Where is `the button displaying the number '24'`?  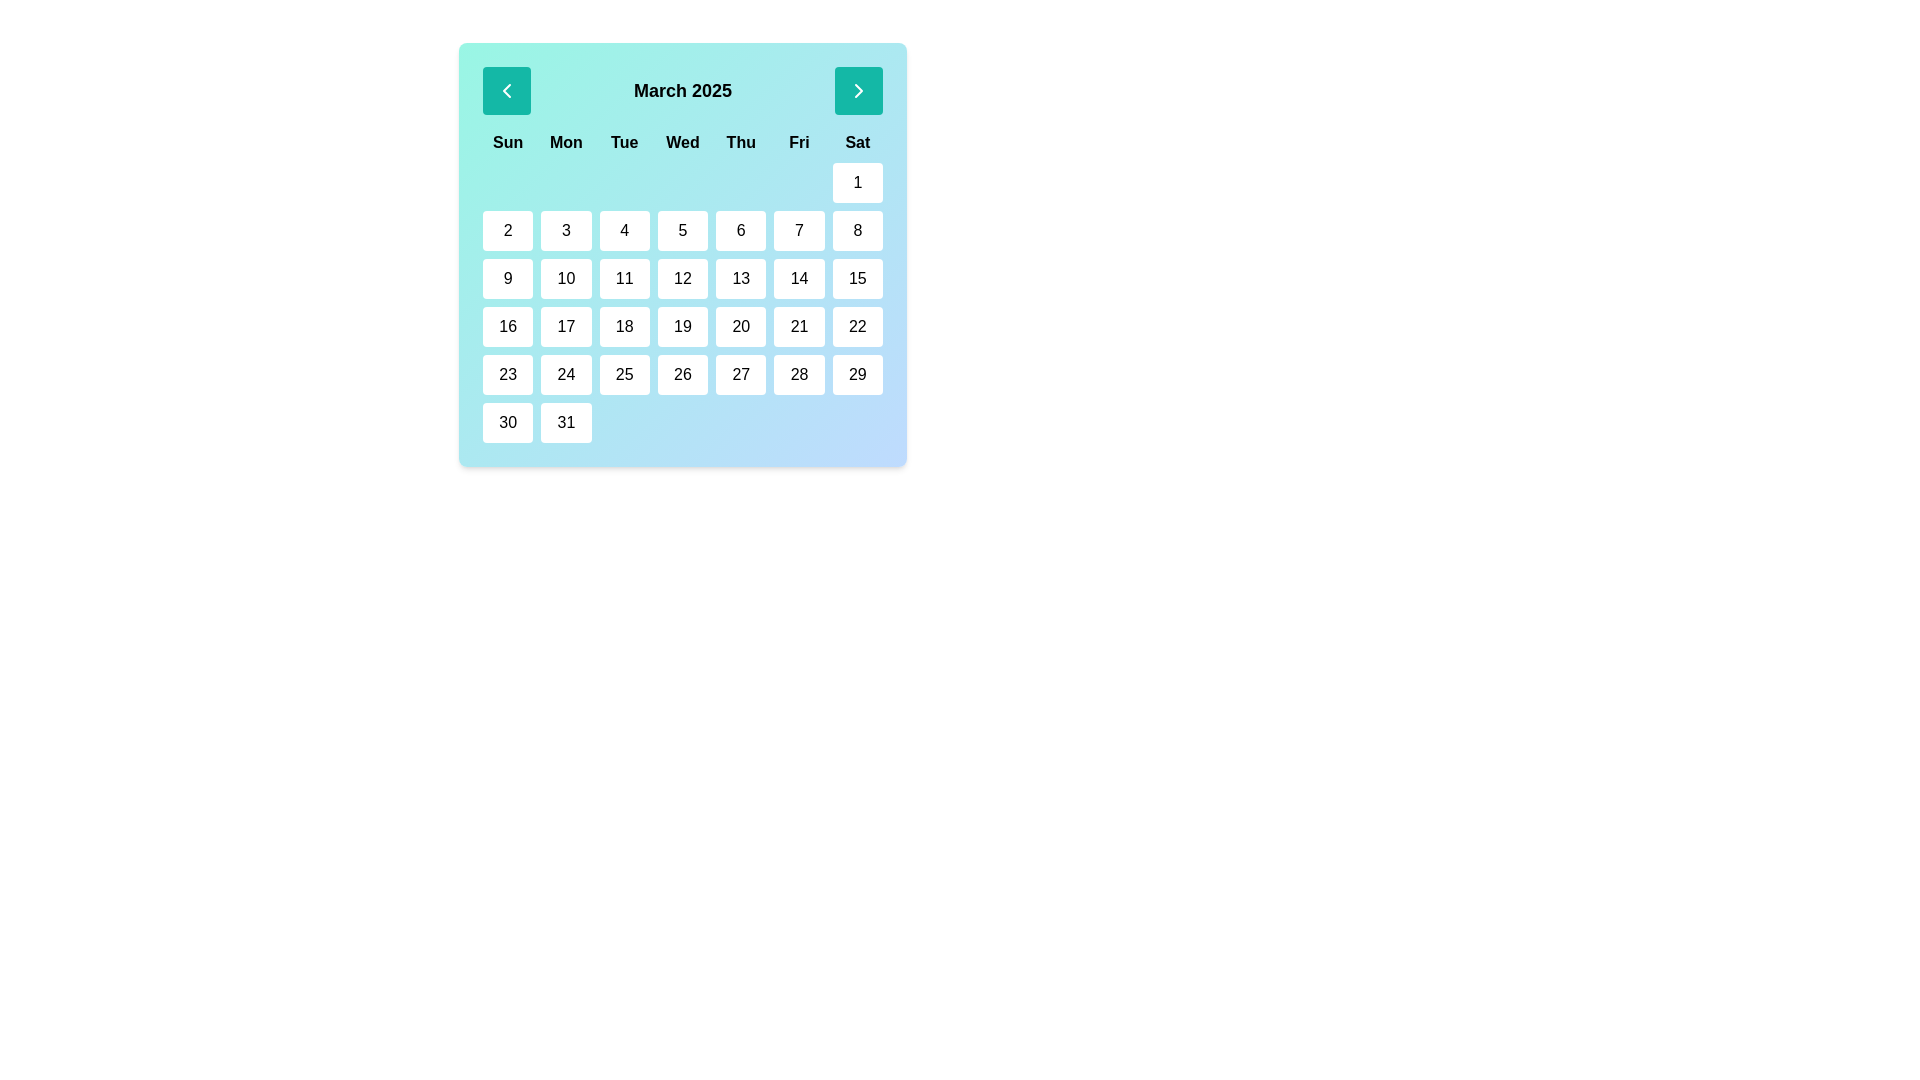
the button displaying the number '24' is located at coordinates (565, 374).